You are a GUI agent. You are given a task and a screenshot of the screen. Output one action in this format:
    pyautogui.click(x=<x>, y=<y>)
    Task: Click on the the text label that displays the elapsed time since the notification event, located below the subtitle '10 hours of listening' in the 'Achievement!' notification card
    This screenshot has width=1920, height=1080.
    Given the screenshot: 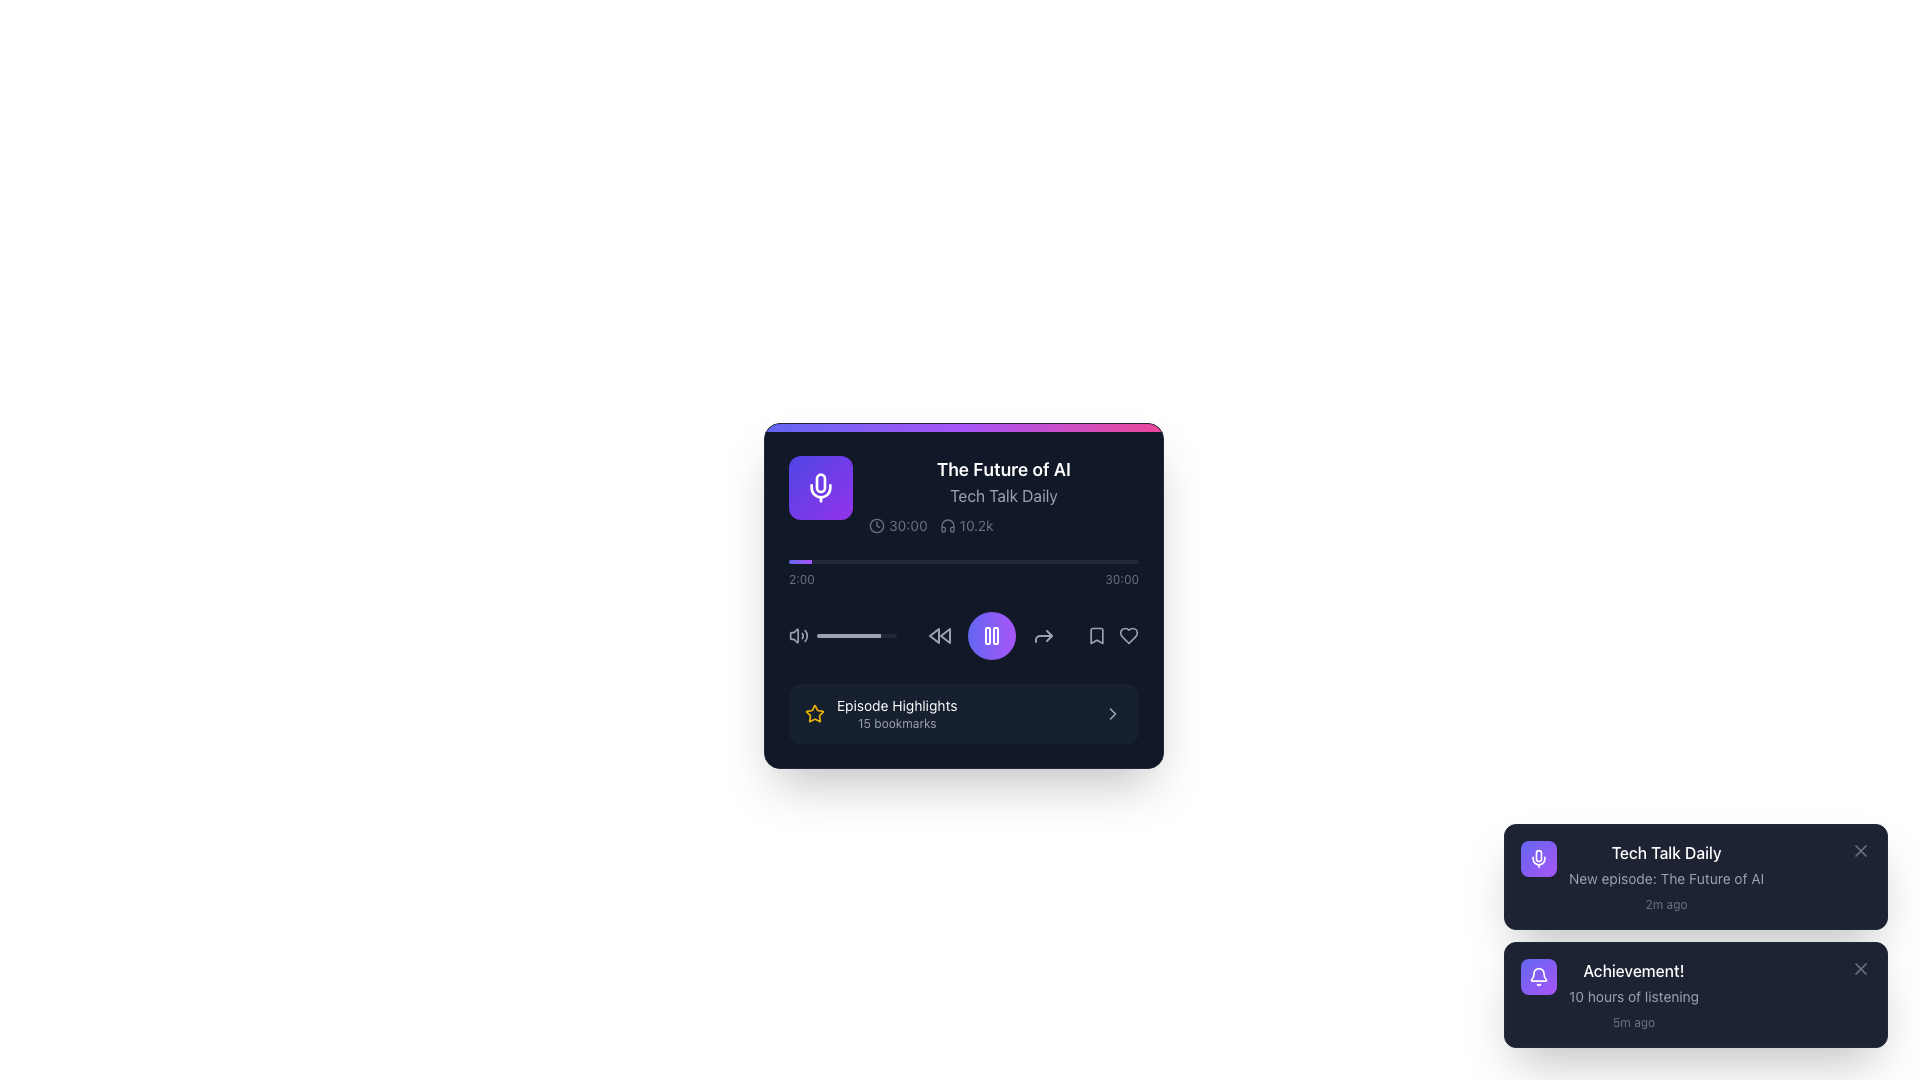 What is the action you would take?
    pyautogui.click(x=1634, y=1022)
    